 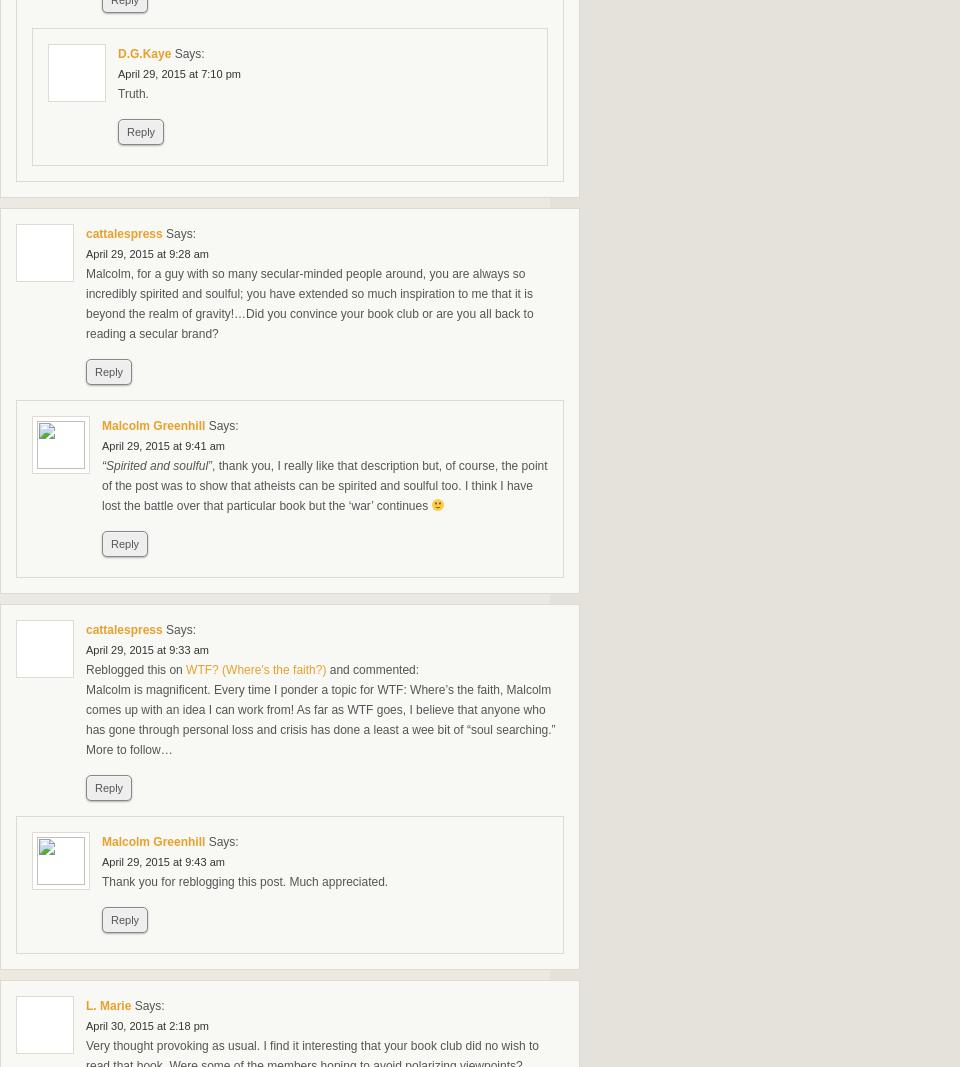 I want to click on 'Thank you for reblogging this post. Much appreciated.', so click(x=243, y=880).